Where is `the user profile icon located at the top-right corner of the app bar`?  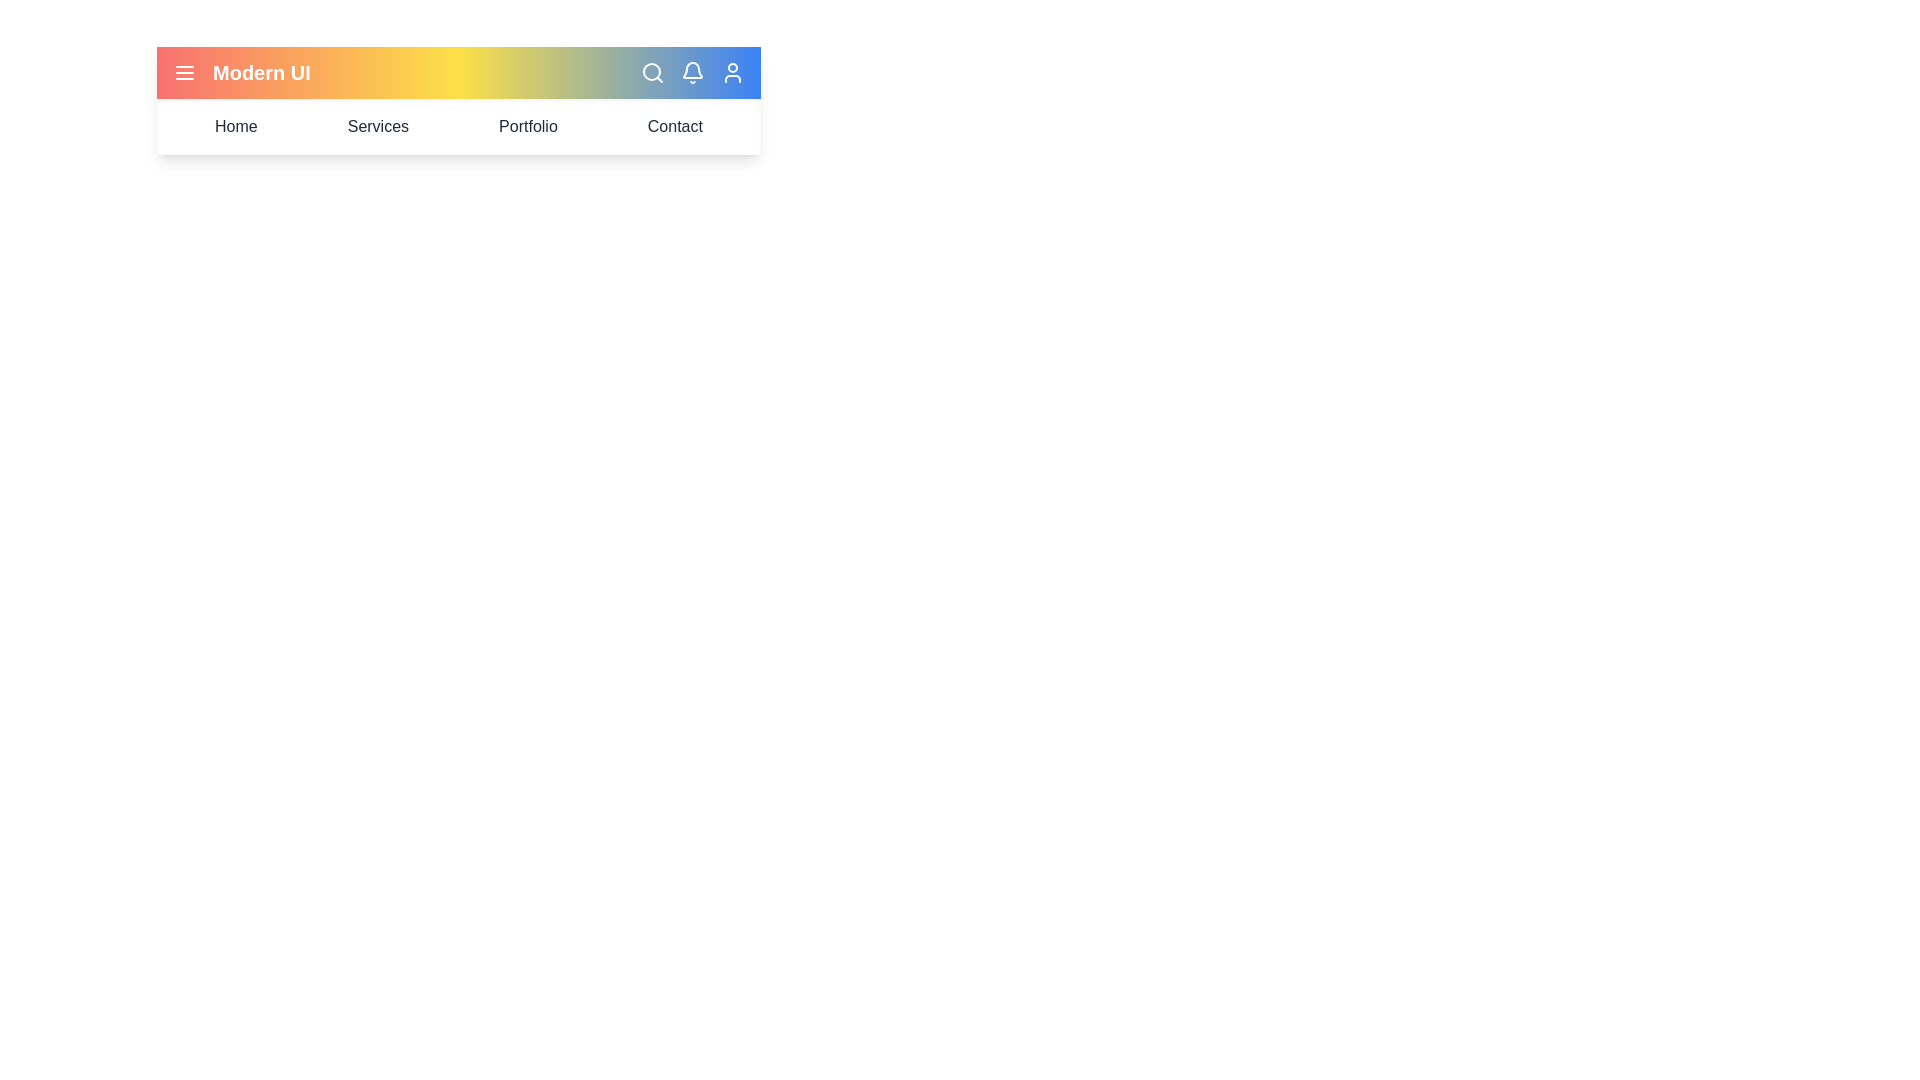
the user profile icon located at the top-right corner of the app bar is located at coordinates (732, 72).